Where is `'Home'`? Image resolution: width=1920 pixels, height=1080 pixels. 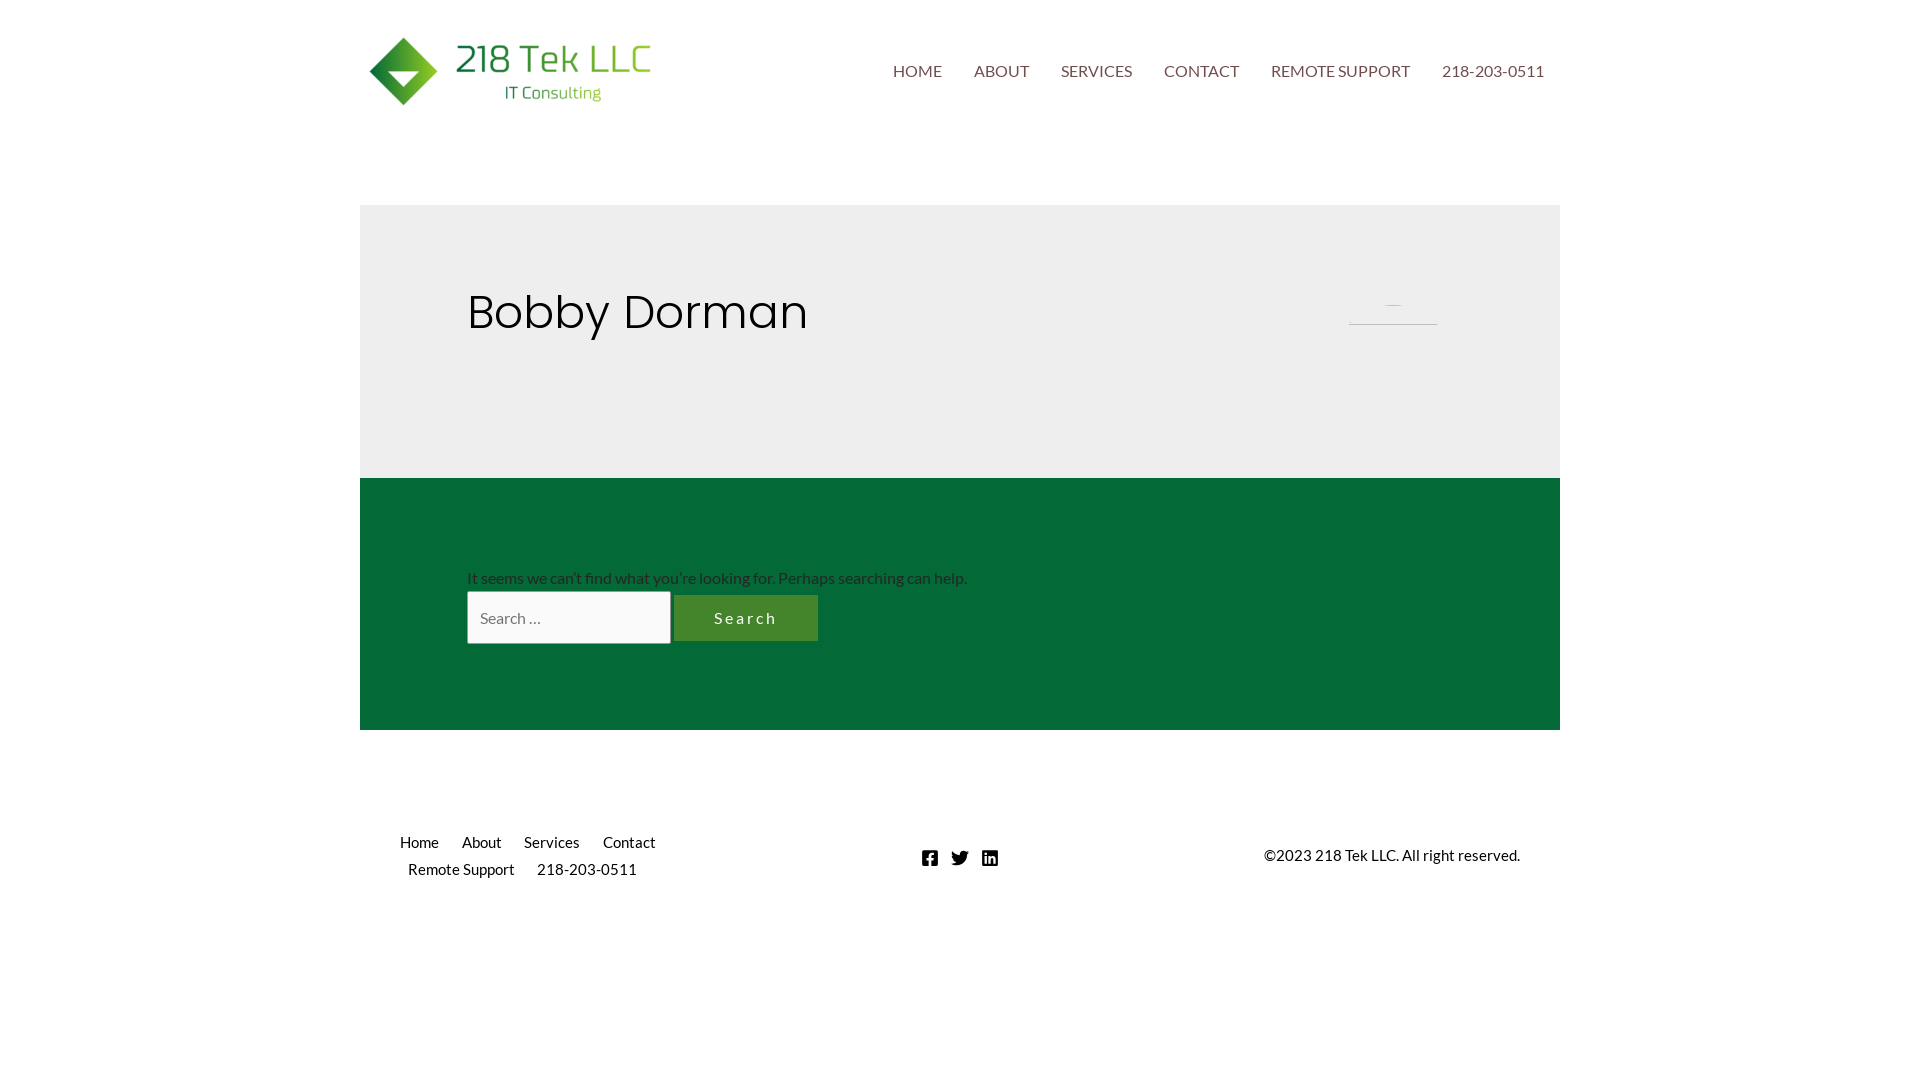 'Home' is located at coordinates (426, 842).